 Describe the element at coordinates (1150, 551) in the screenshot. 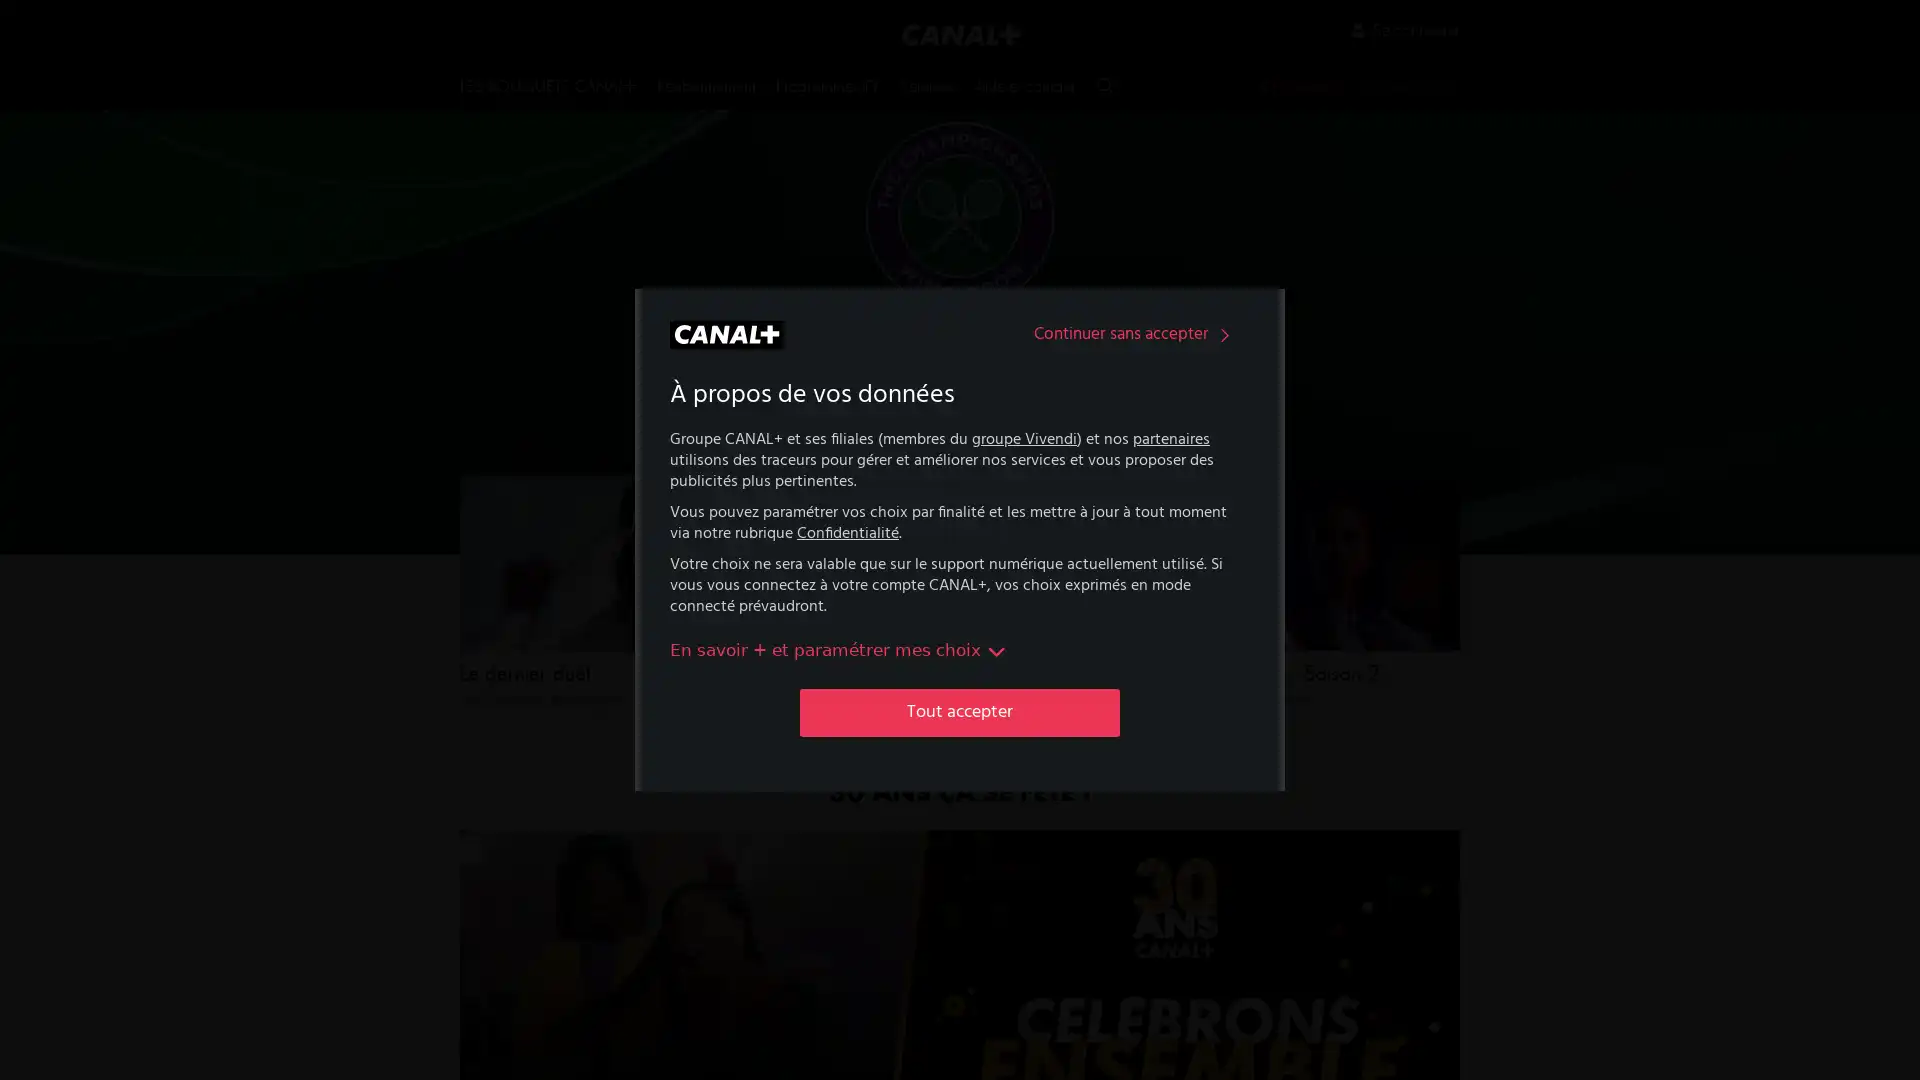

I see `Republique Centrafricaine` at that location.